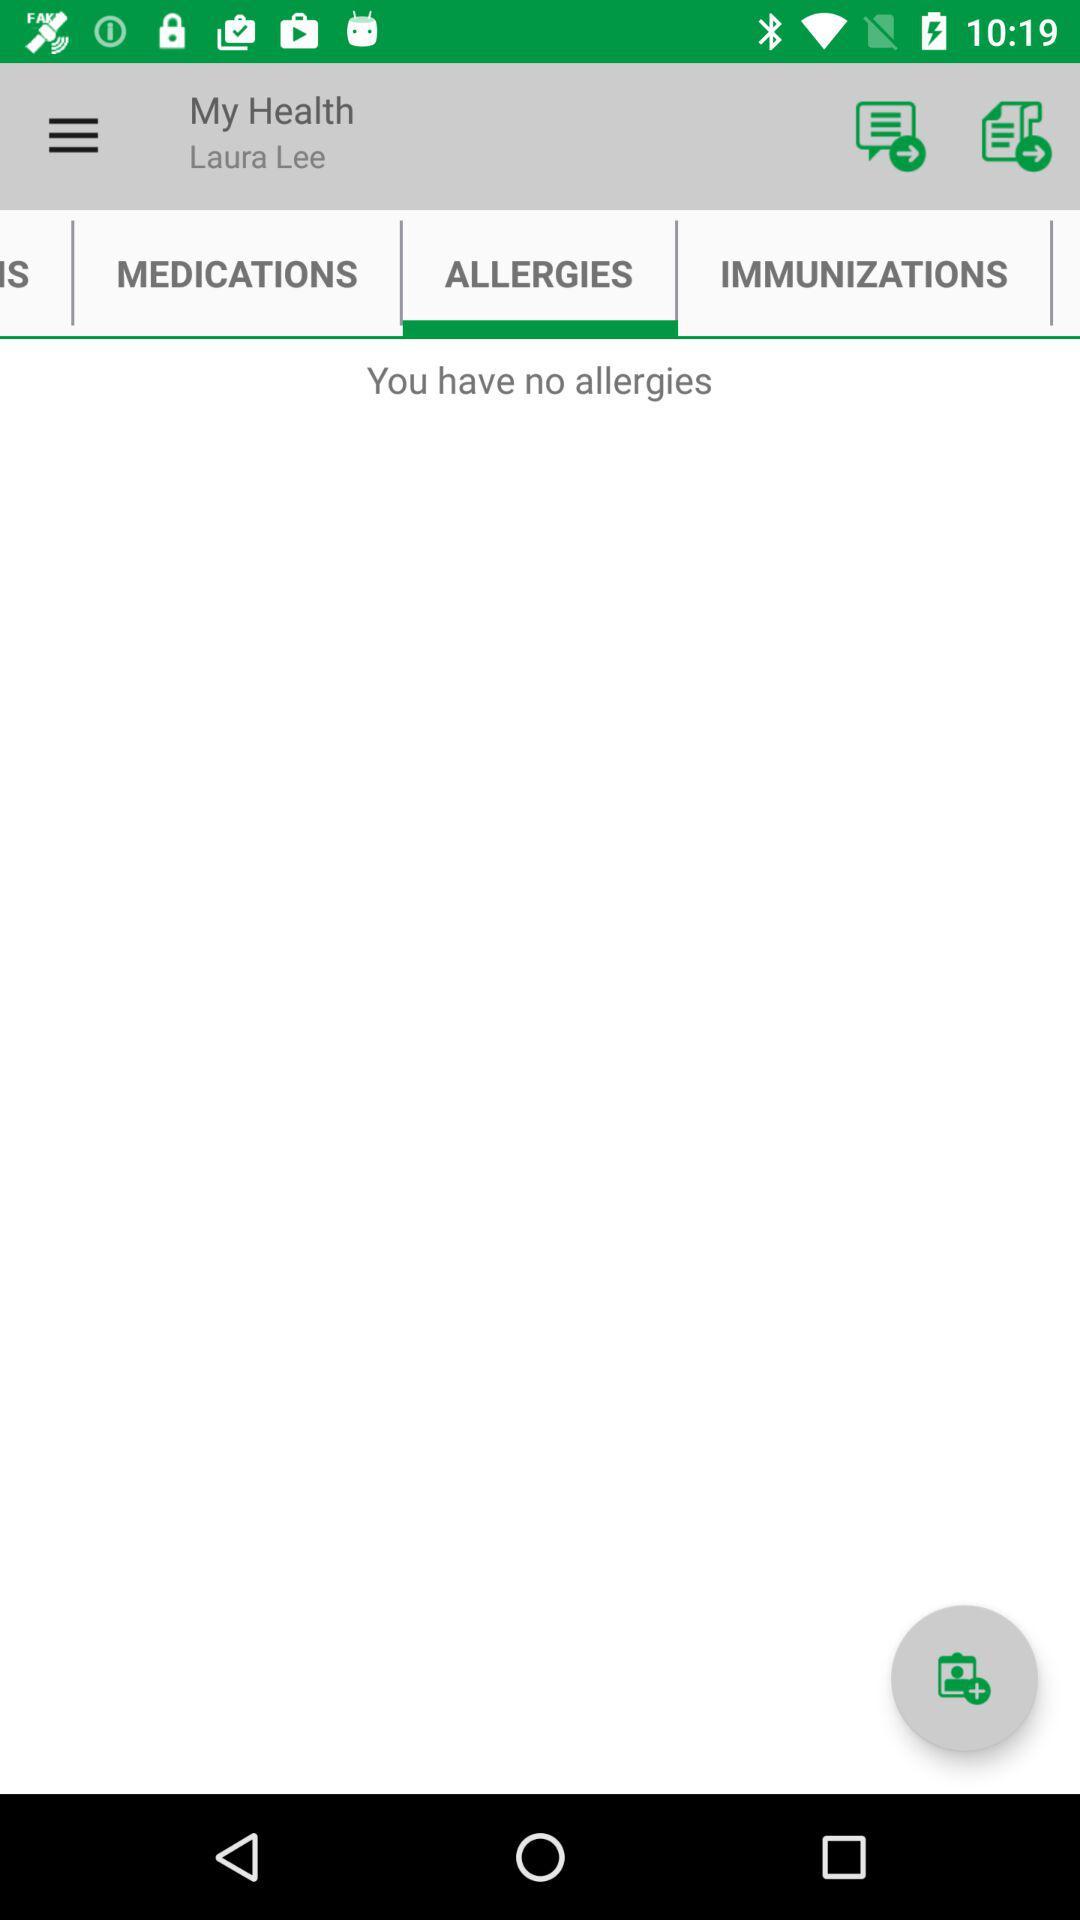  What do you see at coordinates (890, 135) in the screenshot?
I see `item to the right of my health item` at bounding box center [890, 135].